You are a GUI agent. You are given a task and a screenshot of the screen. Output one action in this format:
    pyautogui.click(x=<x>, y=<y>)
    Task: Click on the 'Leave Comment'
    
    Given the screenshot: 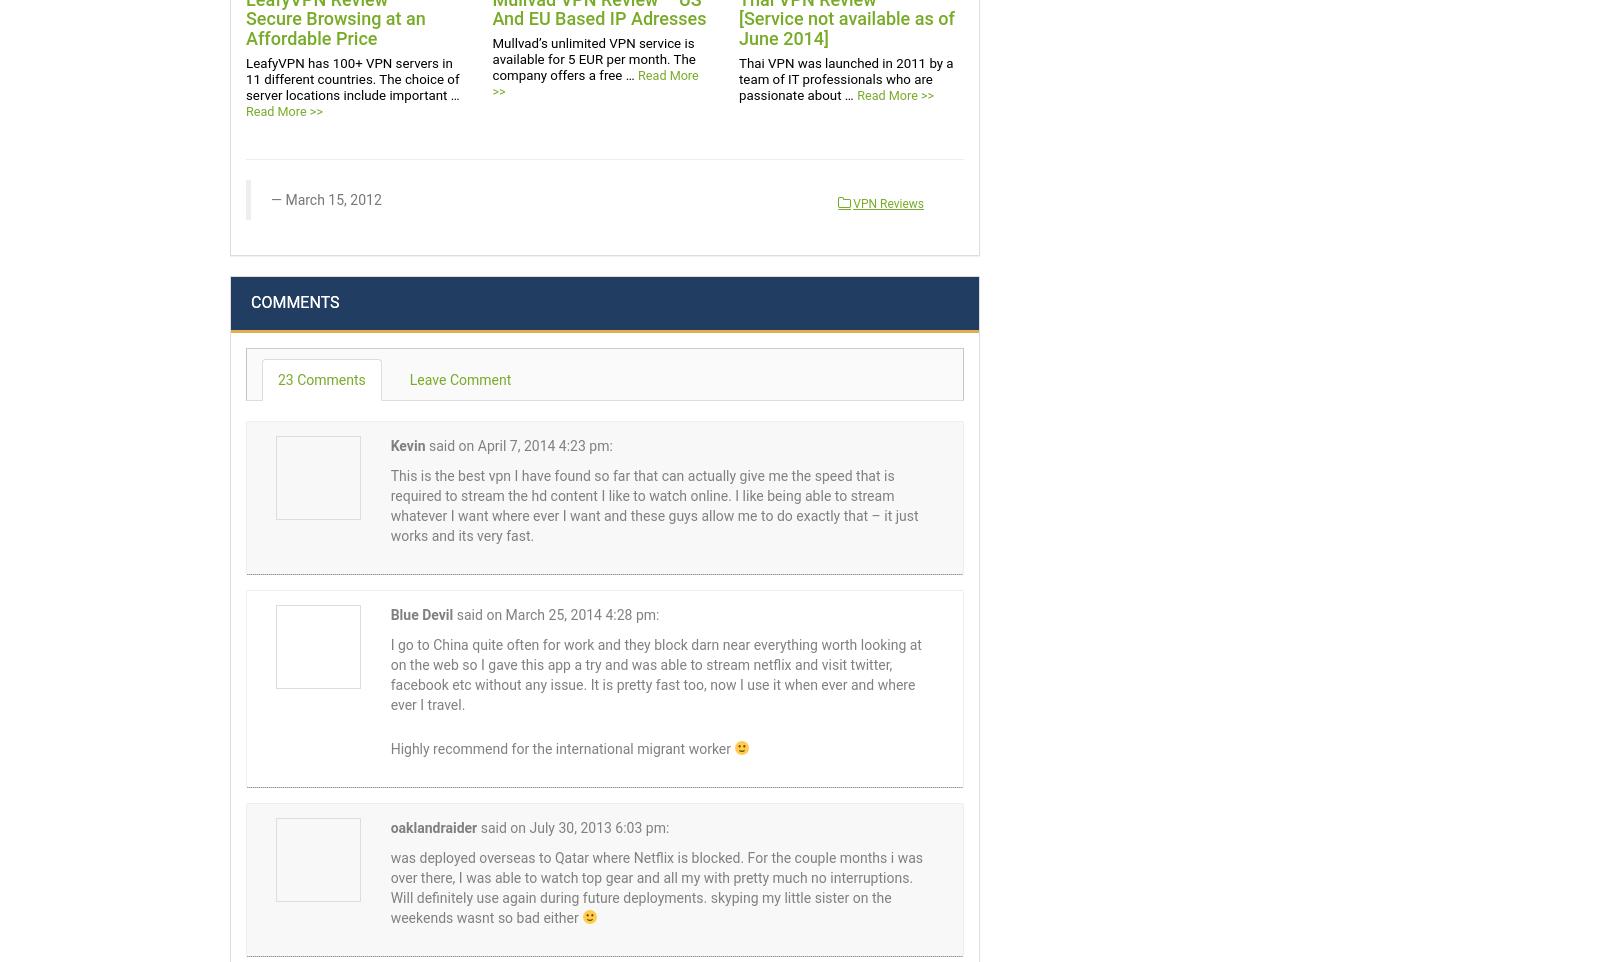 What is the action you would take?
    pyautogui.click(x=458, y=379)
    